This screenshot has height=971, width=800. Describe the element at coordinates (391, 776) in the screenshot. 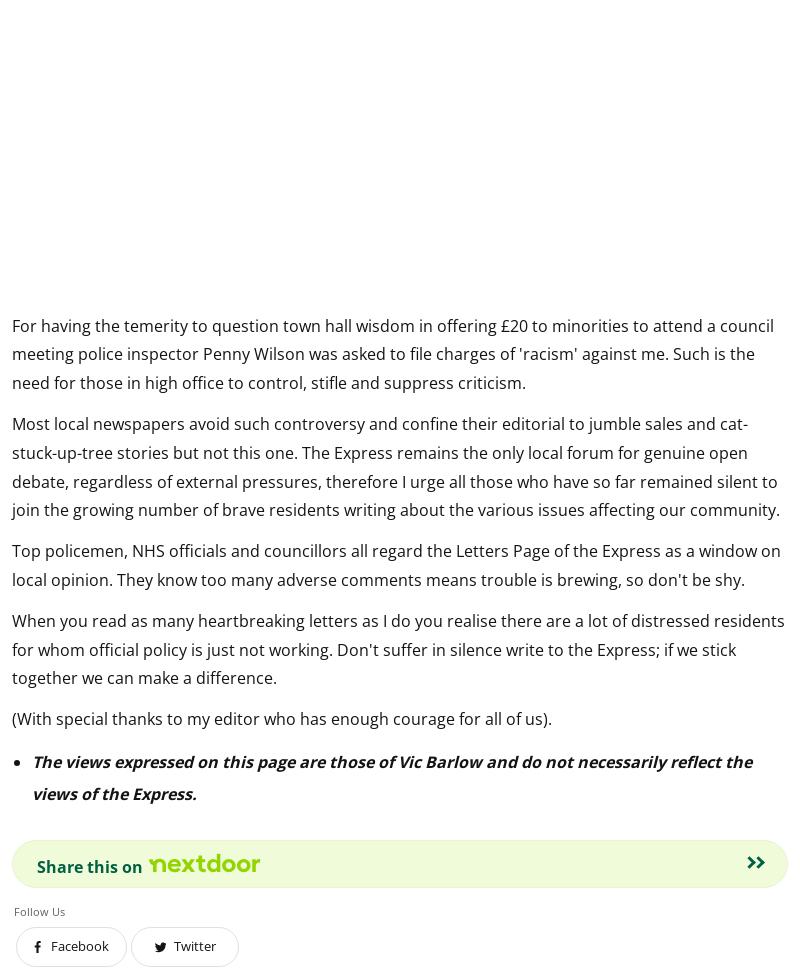

I see `'The views expressed on this page are those of Vic Barlow and do not necessarily reflect the views of the Express.'` at that location.